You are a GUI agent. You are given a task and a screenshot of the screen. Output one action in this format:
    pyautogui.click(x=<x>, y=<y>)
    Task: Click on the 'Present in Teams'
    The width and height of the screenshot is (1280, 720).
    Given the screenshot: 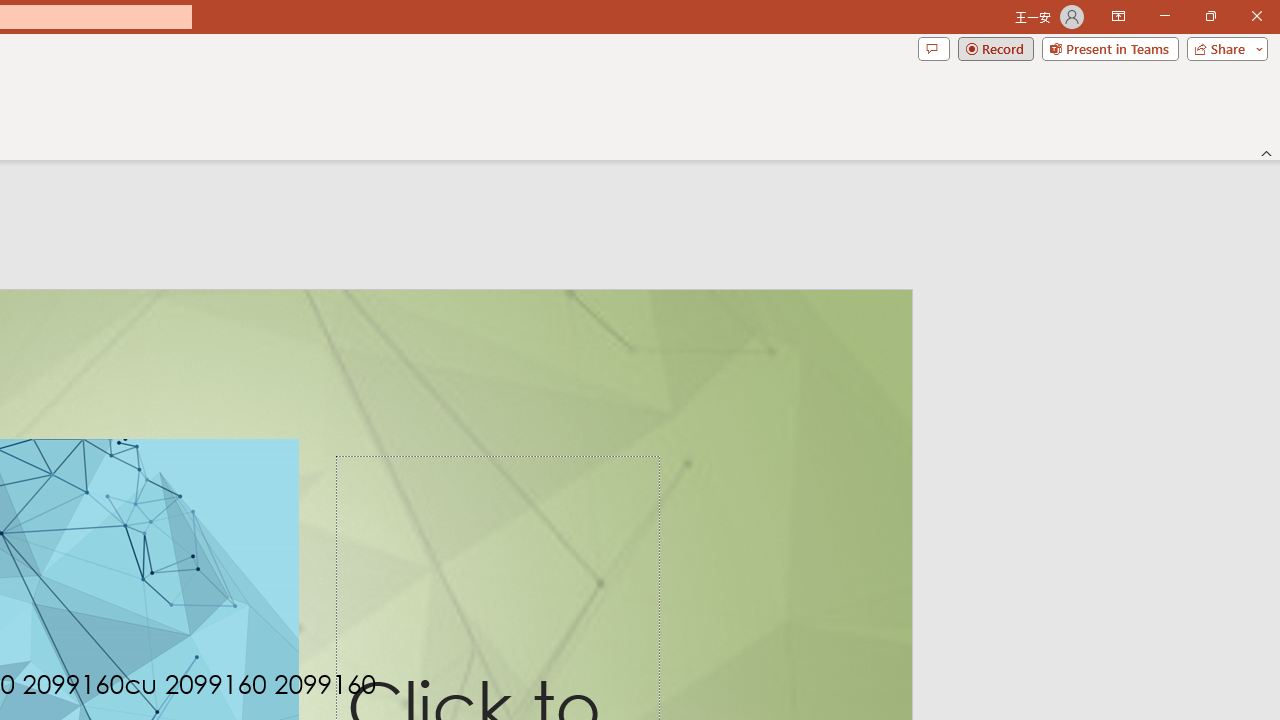 What is the action you would take?
    pyautogui.click(x=1109, y=47)
    